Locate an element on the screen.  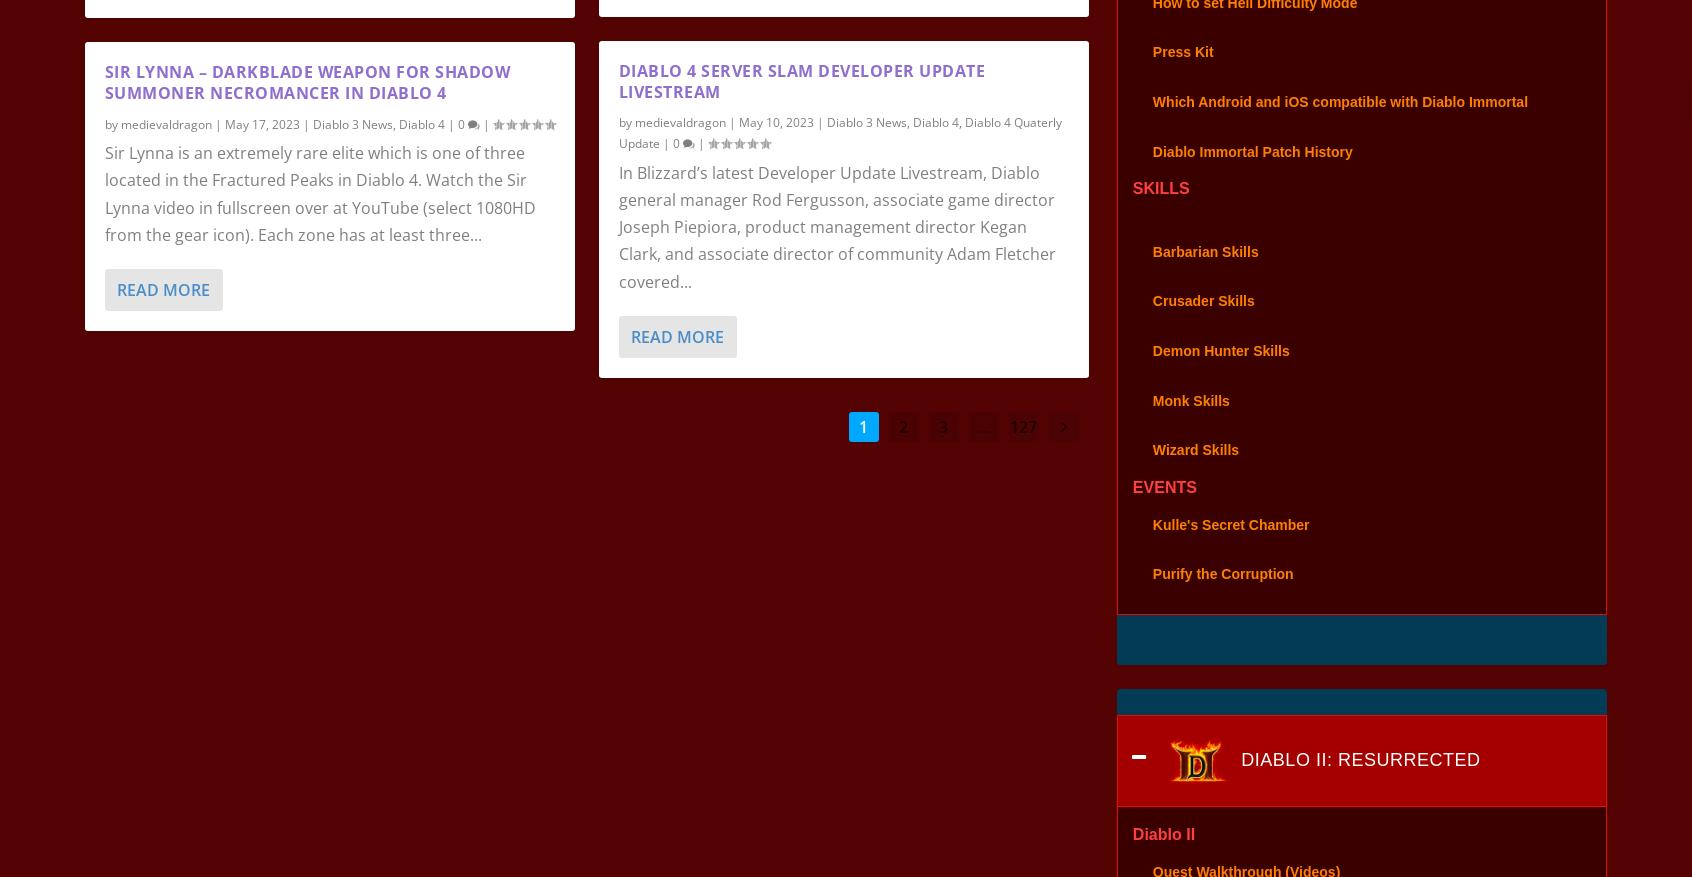
'2' is located at coordinates (902, 452).